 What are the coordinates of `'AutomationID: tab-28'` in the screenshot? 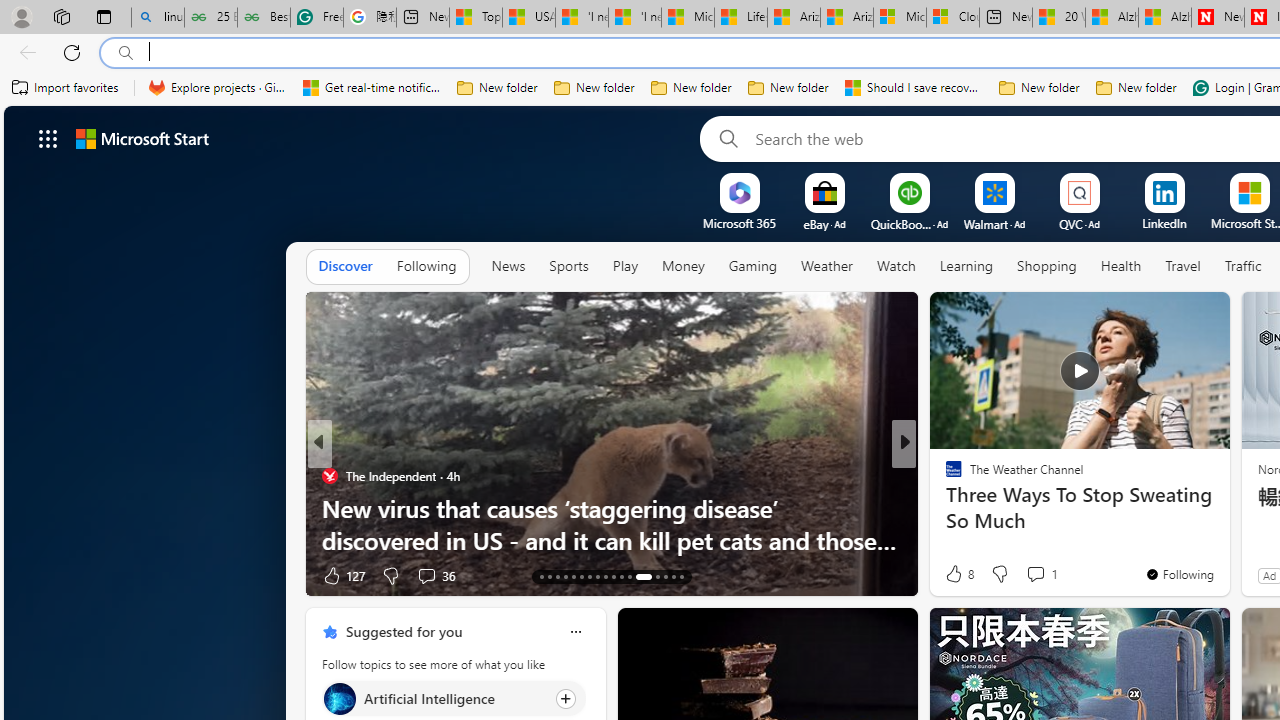 It's located at (673, 577).